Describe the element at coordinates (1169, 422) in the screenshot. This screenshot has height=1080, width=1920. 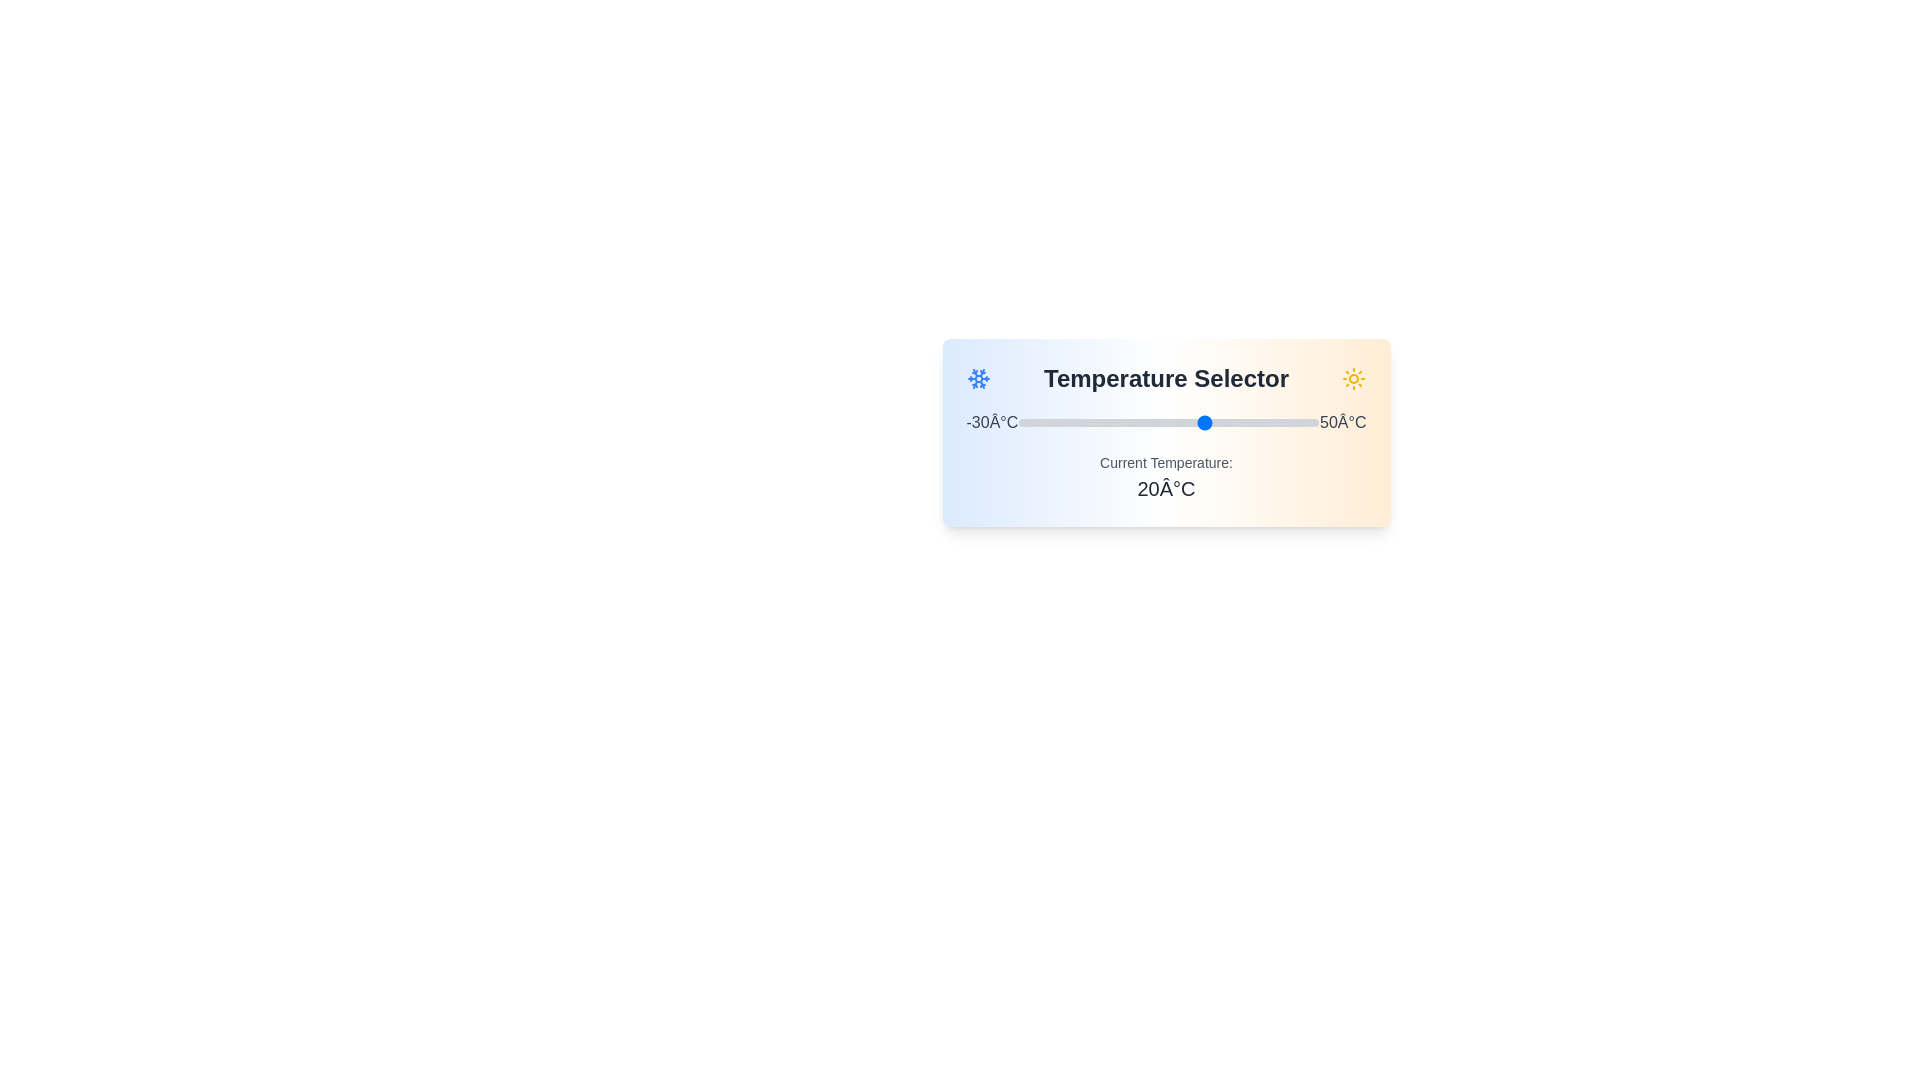
I see `the track of the horizontal slider for the temperature range between -30°C and 50°C to set the temperature` at that location.